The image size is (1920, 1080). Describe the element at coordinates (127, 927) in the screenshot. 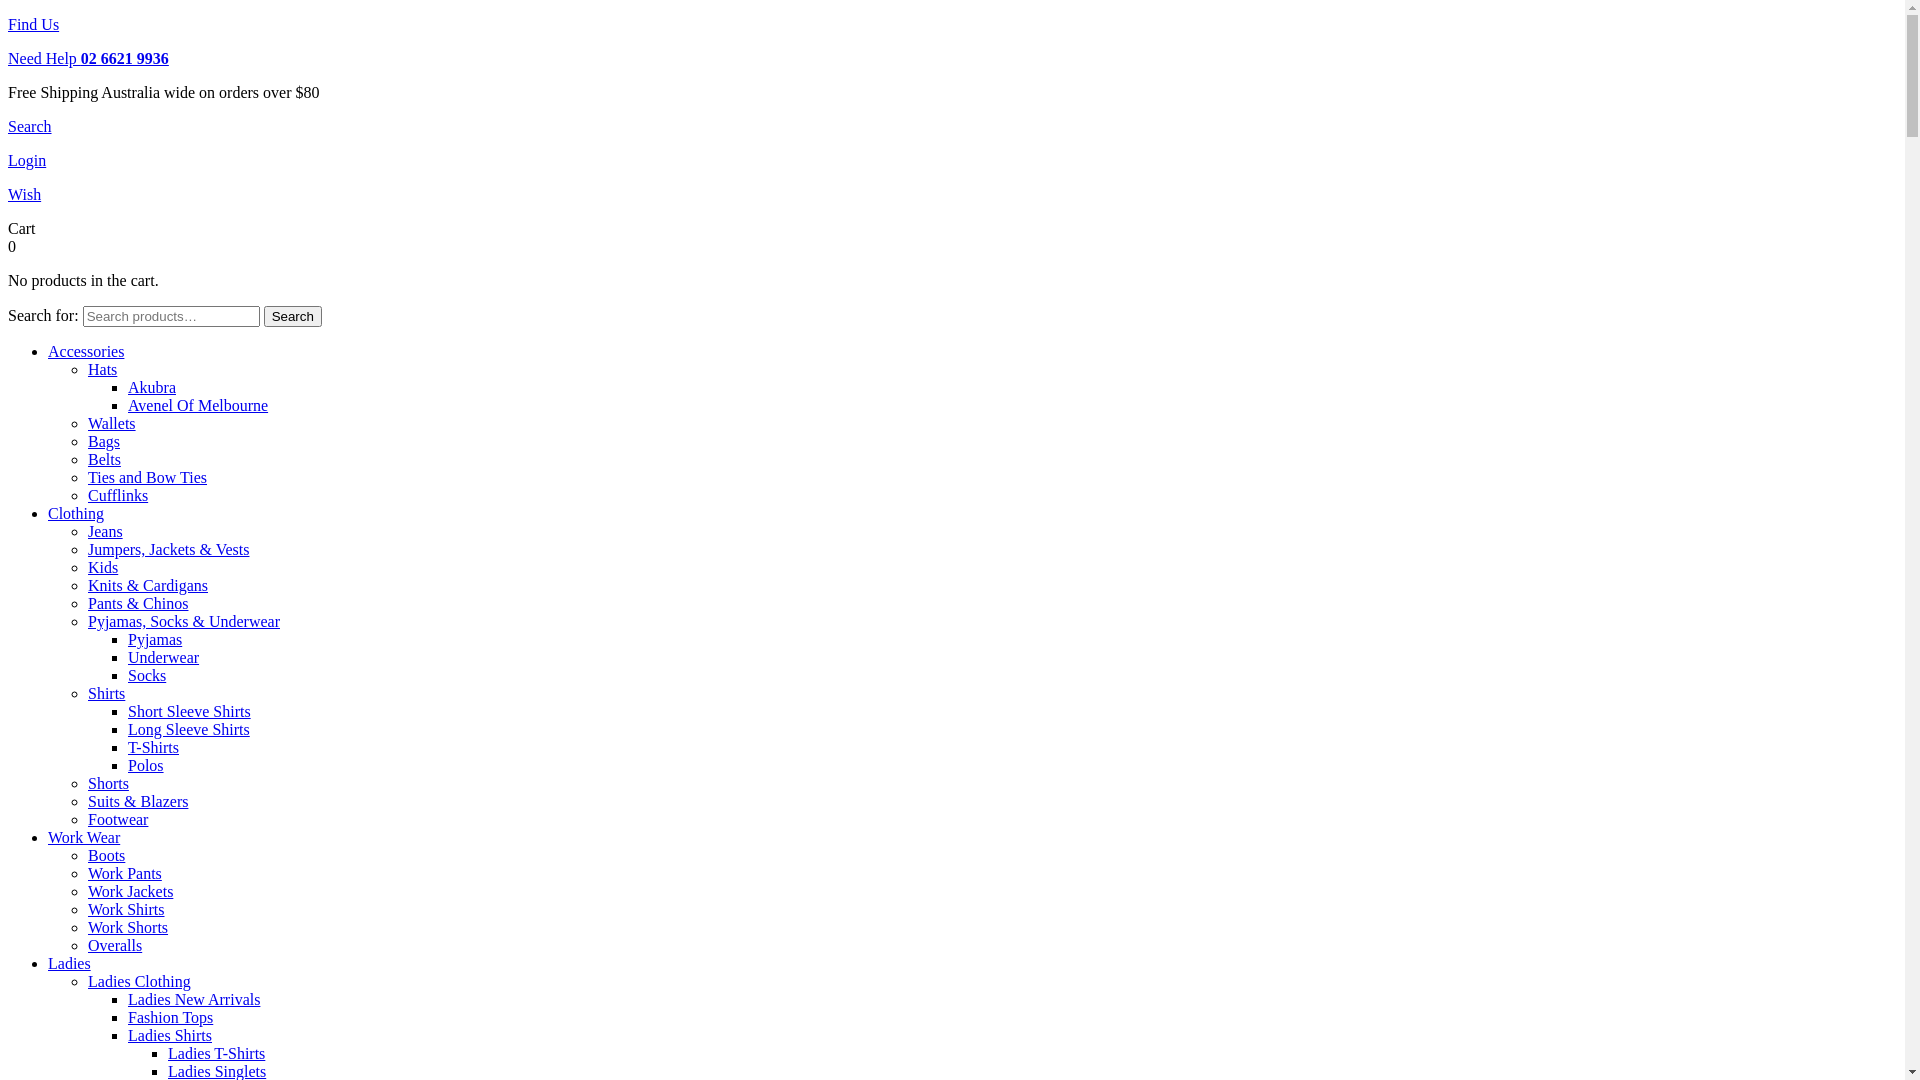

I see `'Work Shorts'` at that location.